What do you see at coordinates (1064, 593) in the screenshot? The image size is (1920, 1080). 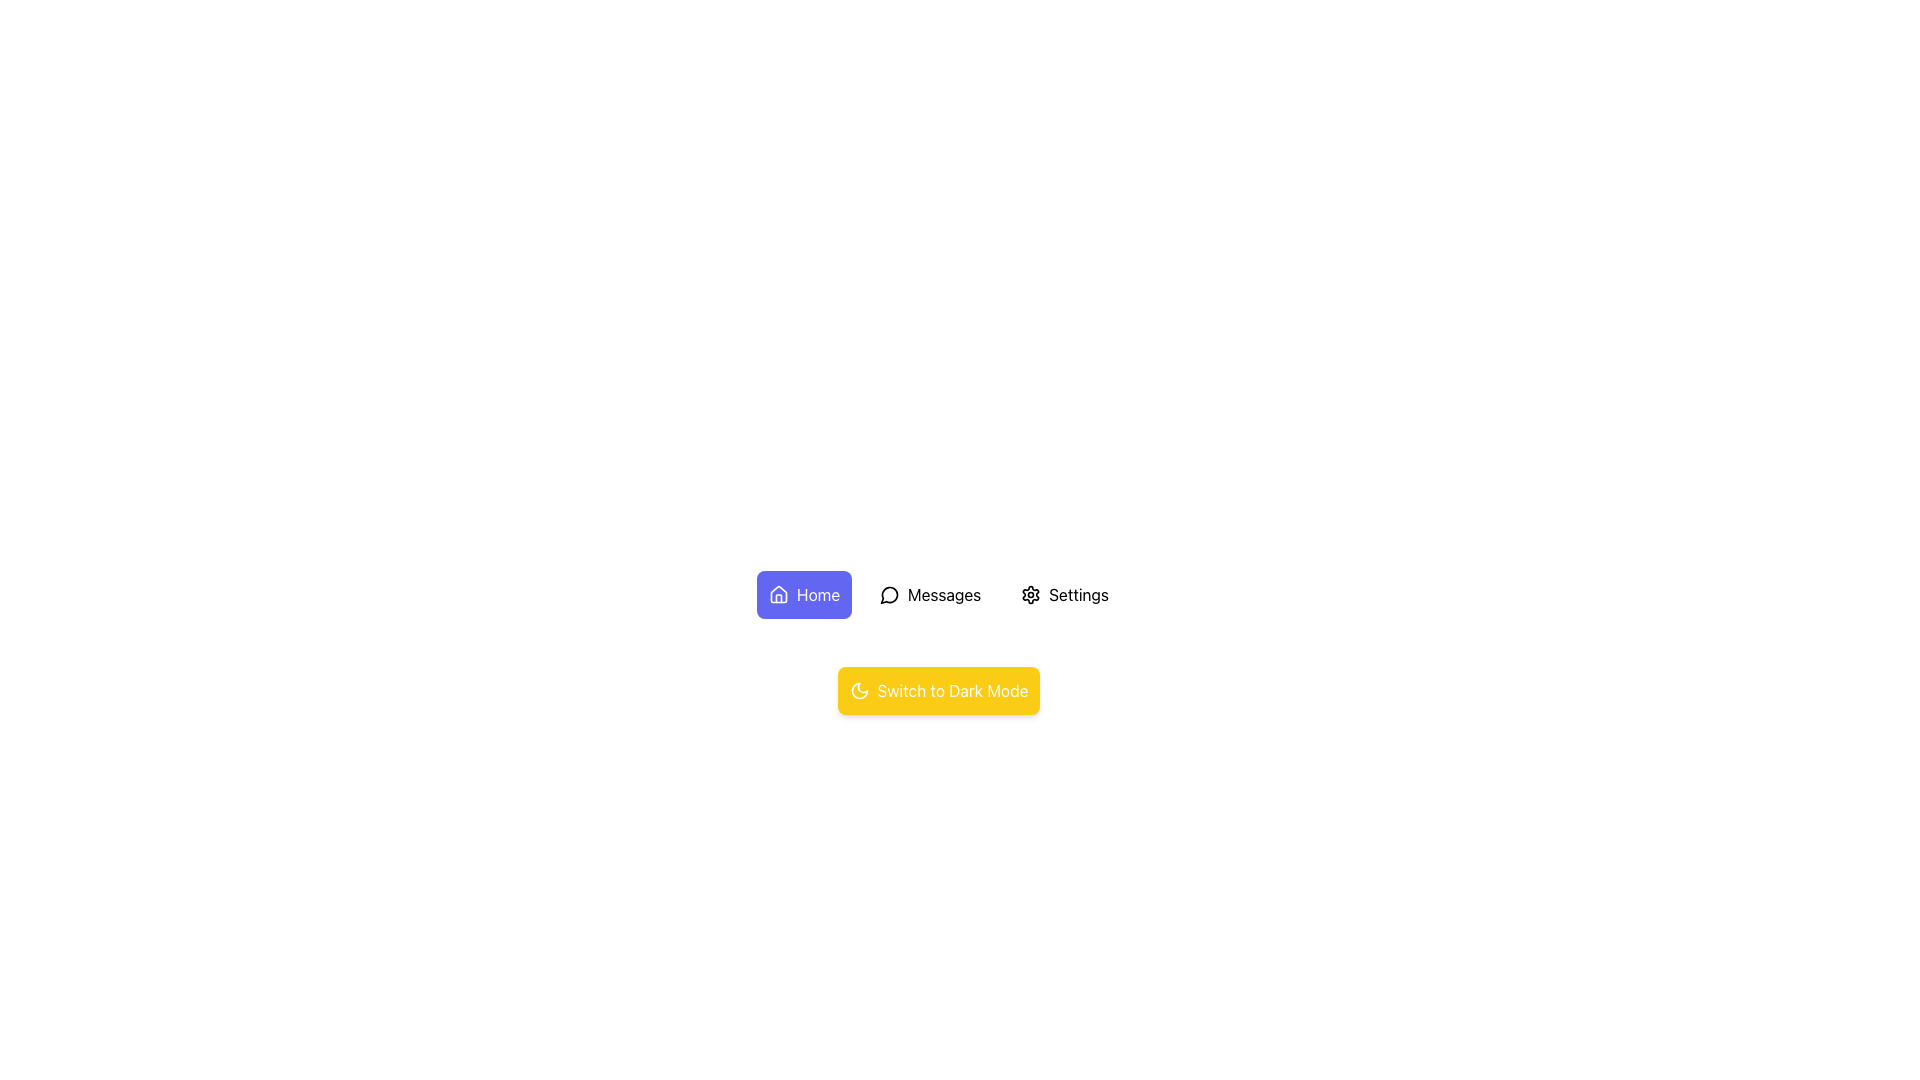 I see `the settings button in the navigation bar` at bounding box center [1064, 593].